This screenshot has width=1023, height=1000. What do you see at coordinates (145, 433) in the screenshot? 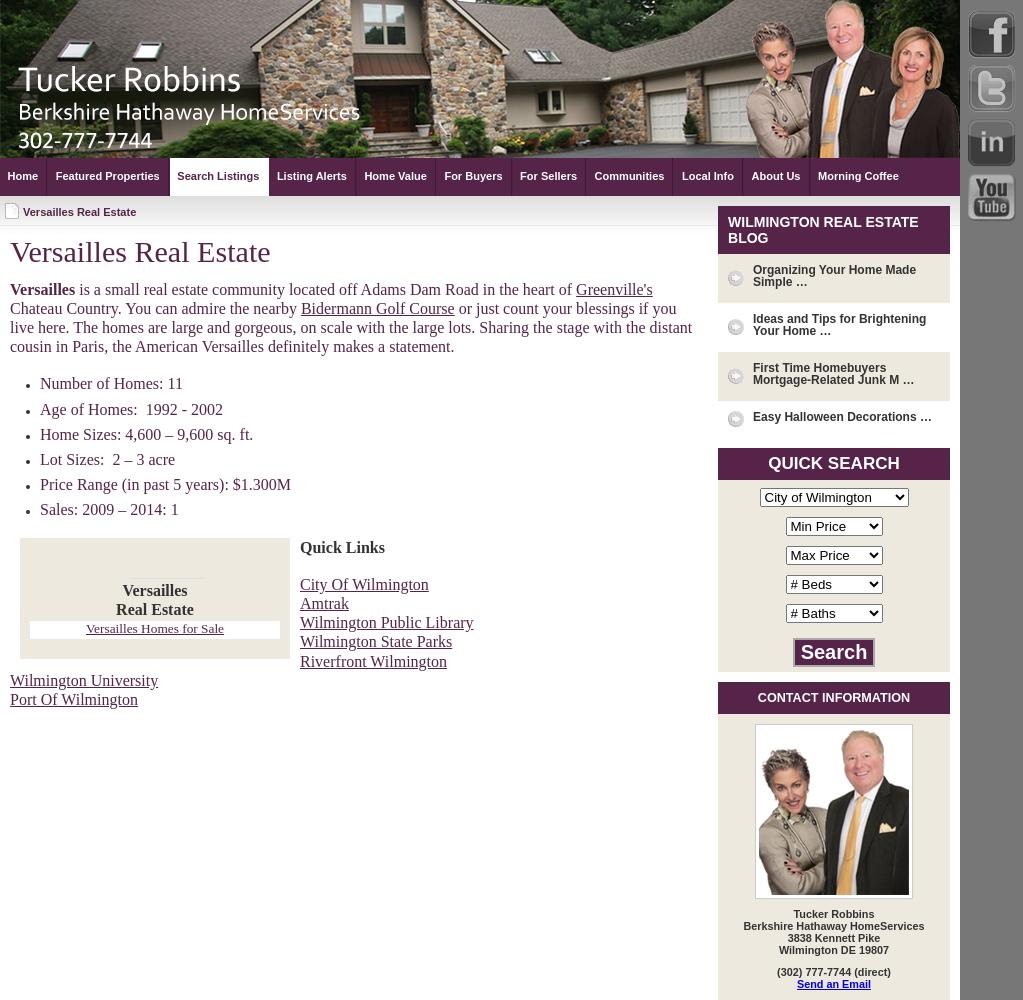
I see `'Home Sizes: 4,600 – 9,600 sq. ft.'` at bounding box center [145, 433].